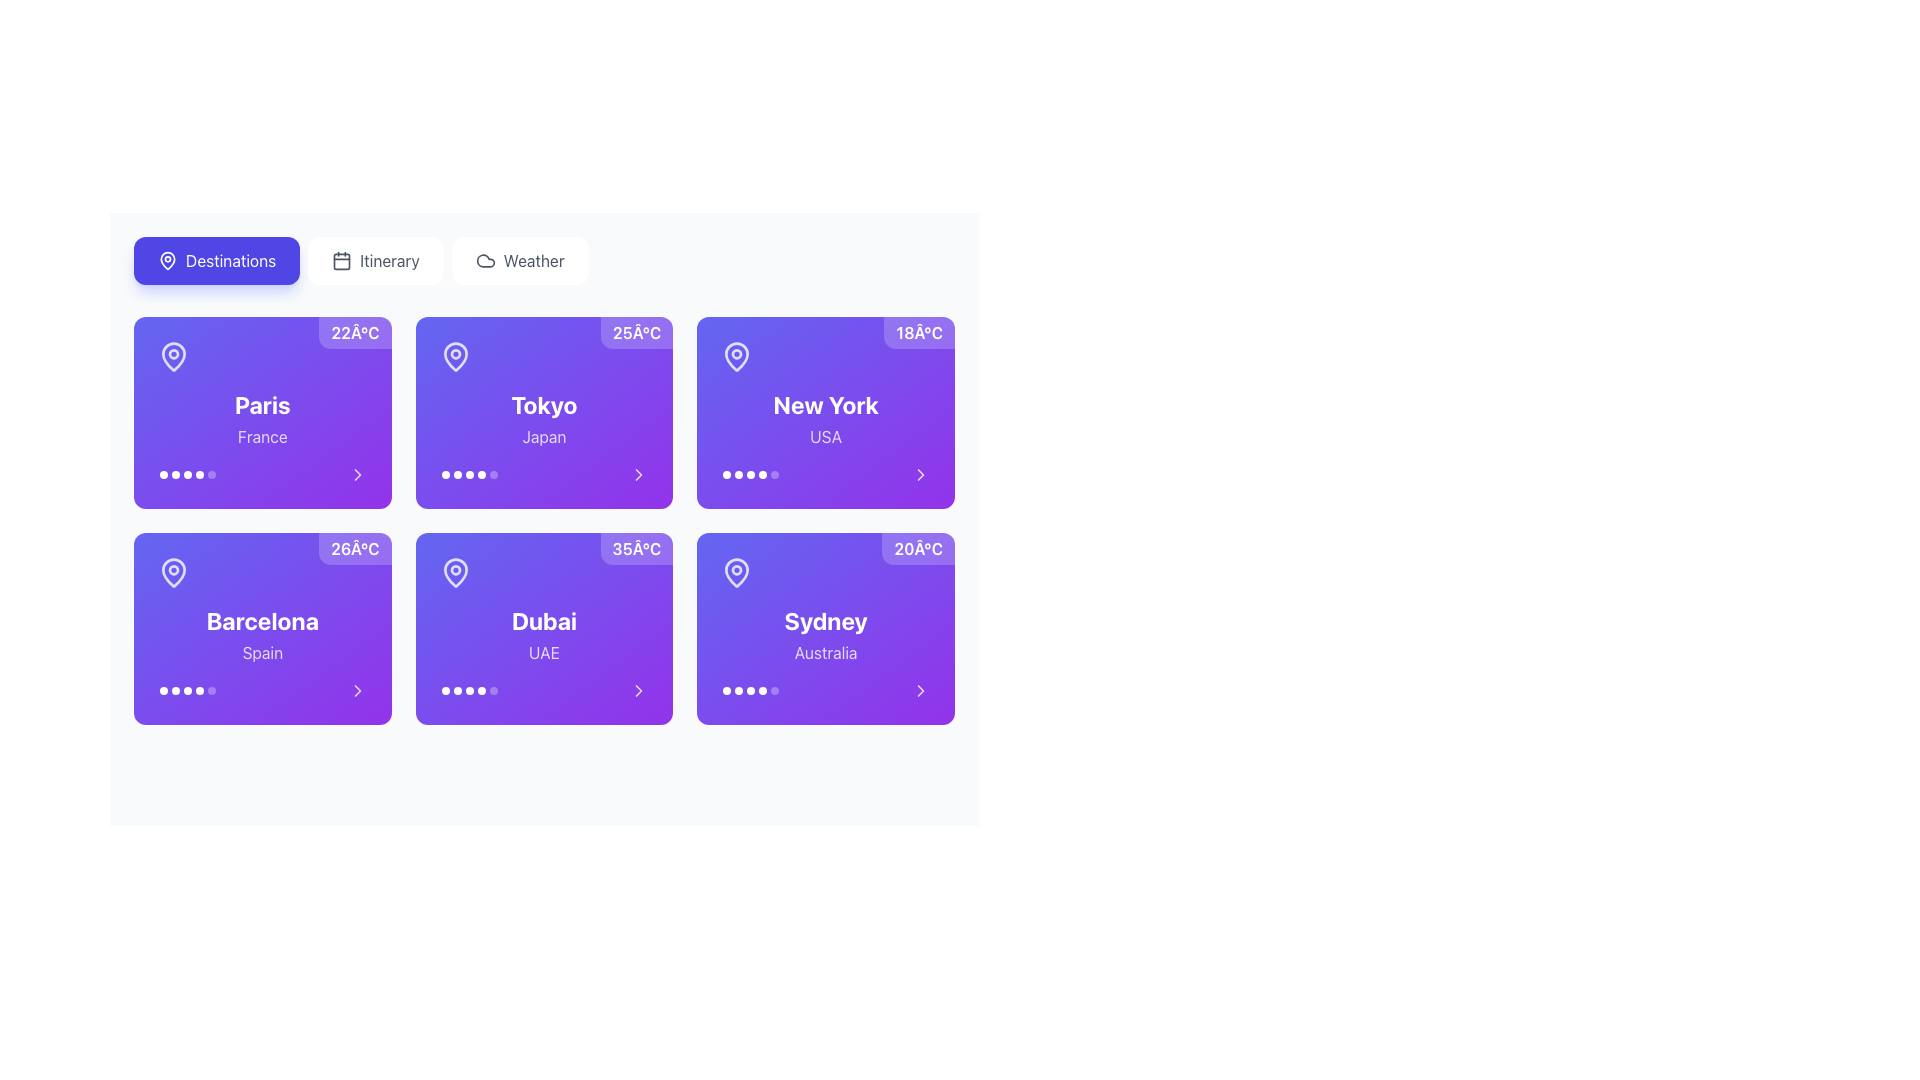  I want to click on the map pin icon located at the top-left of the 'Sydney, Australia' card, which has a white outline and a transparent interior, so click(736, 573).